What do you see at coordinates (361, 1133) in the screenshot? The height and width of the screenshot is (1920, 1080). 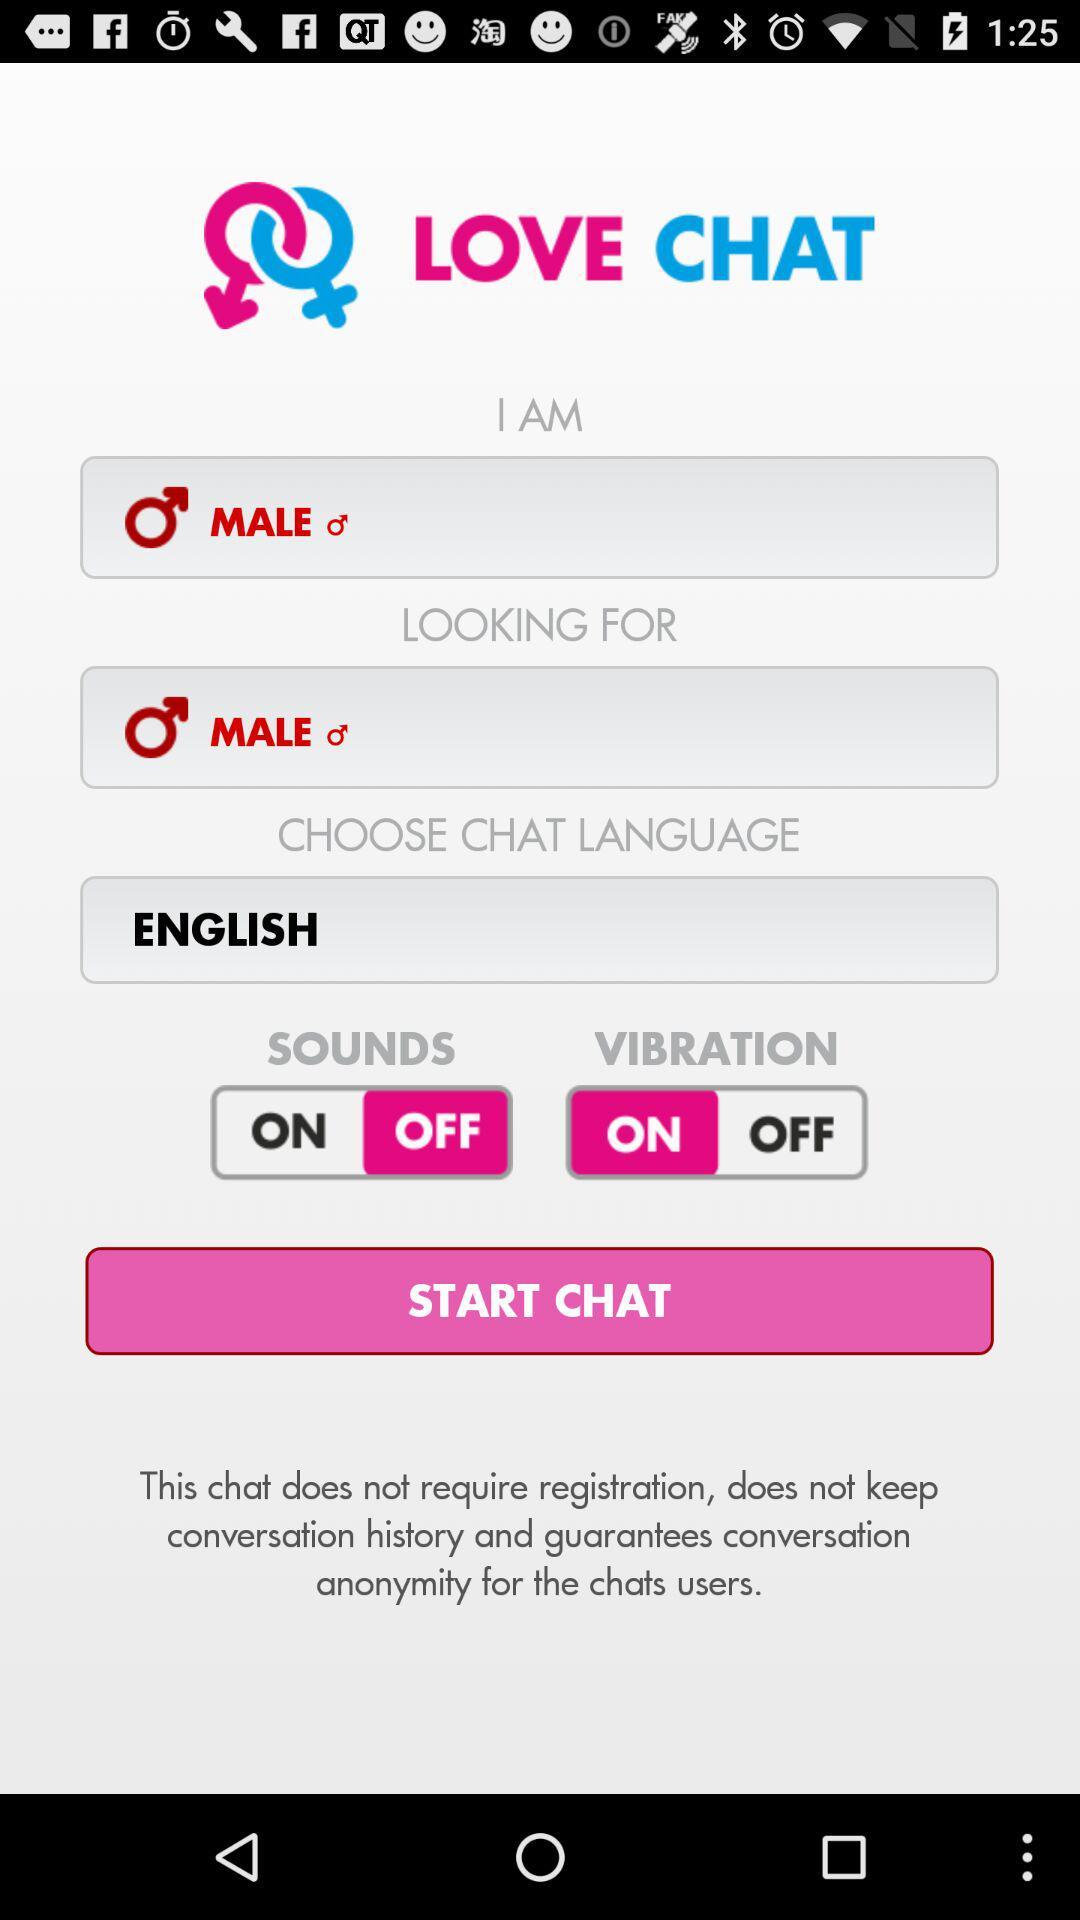 I see `turn sound off or on` at bounding box center [361, 1133].